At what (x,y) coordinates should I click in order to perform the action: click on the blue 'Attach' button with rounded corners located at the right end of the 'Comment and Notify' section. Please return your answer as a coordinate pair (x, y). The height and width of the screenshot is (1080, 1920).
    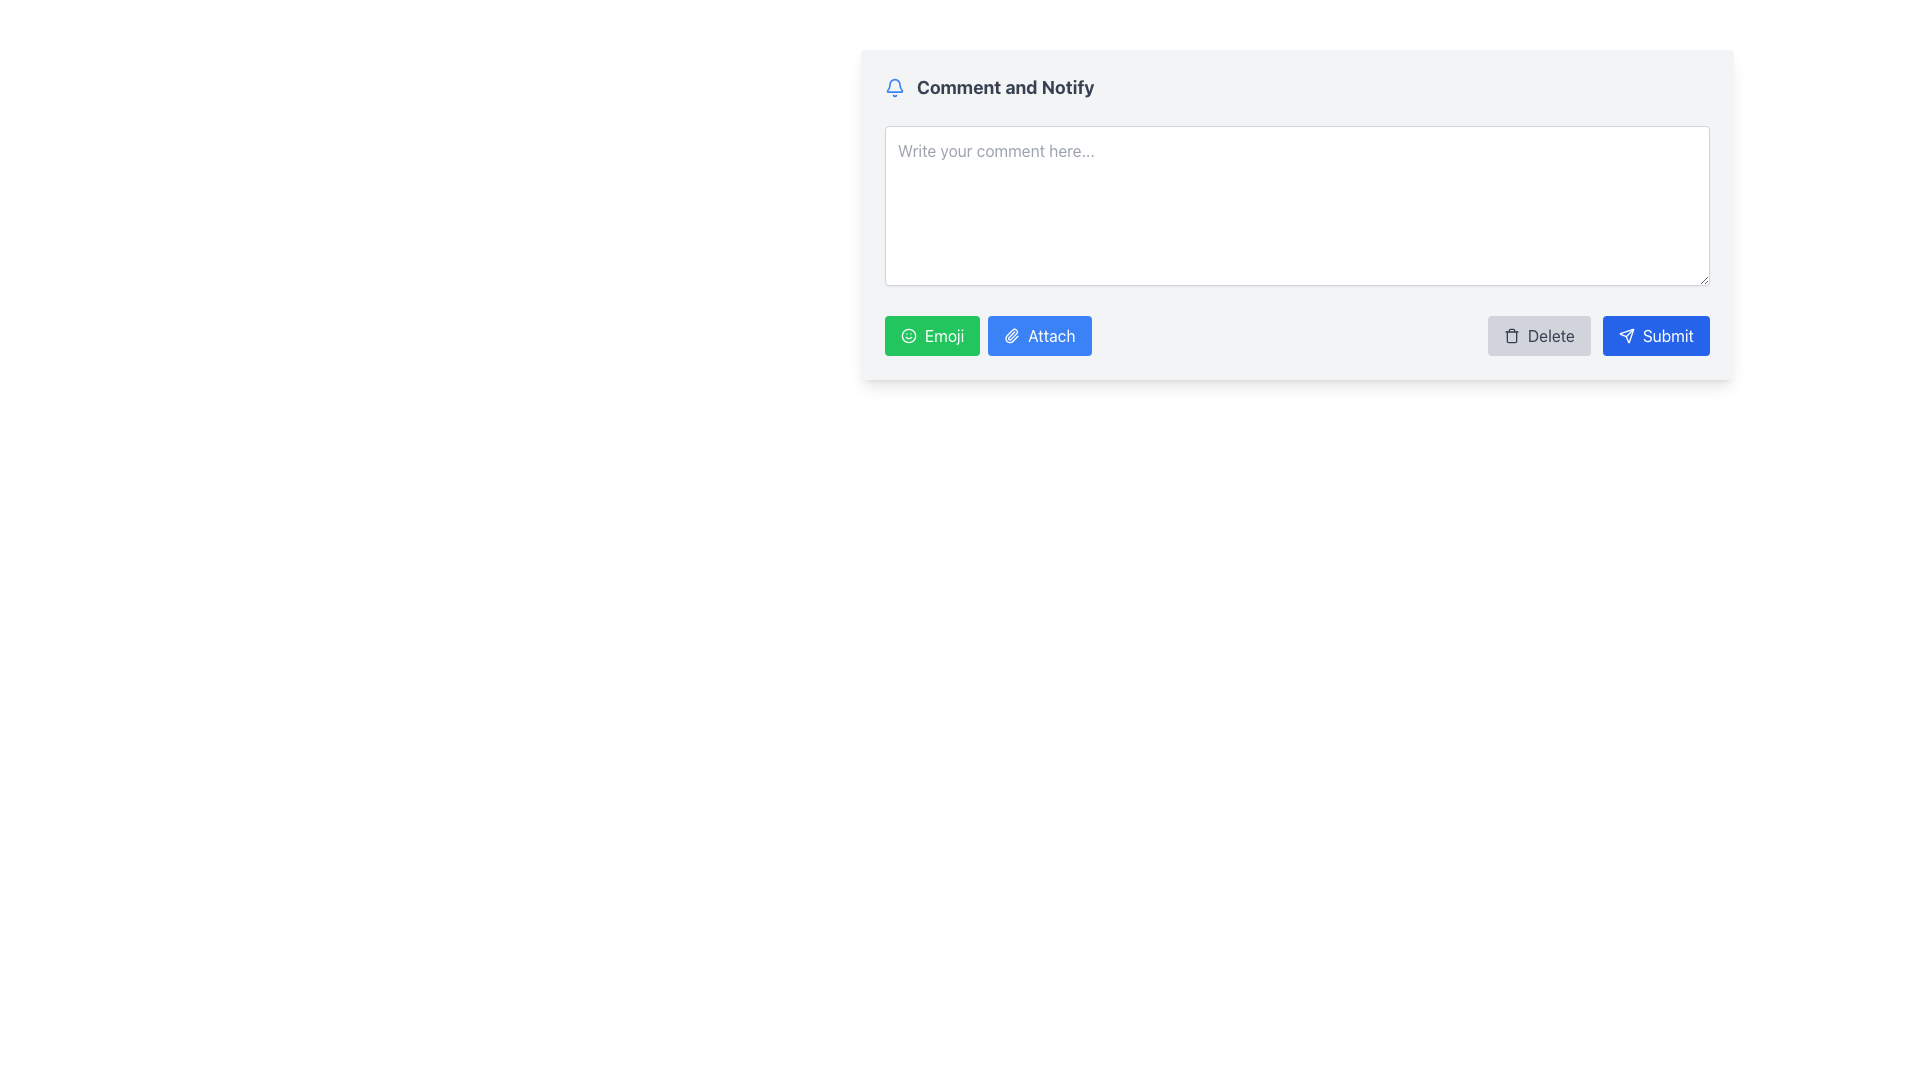
    Looking at the image, I should click on (1038, 334).